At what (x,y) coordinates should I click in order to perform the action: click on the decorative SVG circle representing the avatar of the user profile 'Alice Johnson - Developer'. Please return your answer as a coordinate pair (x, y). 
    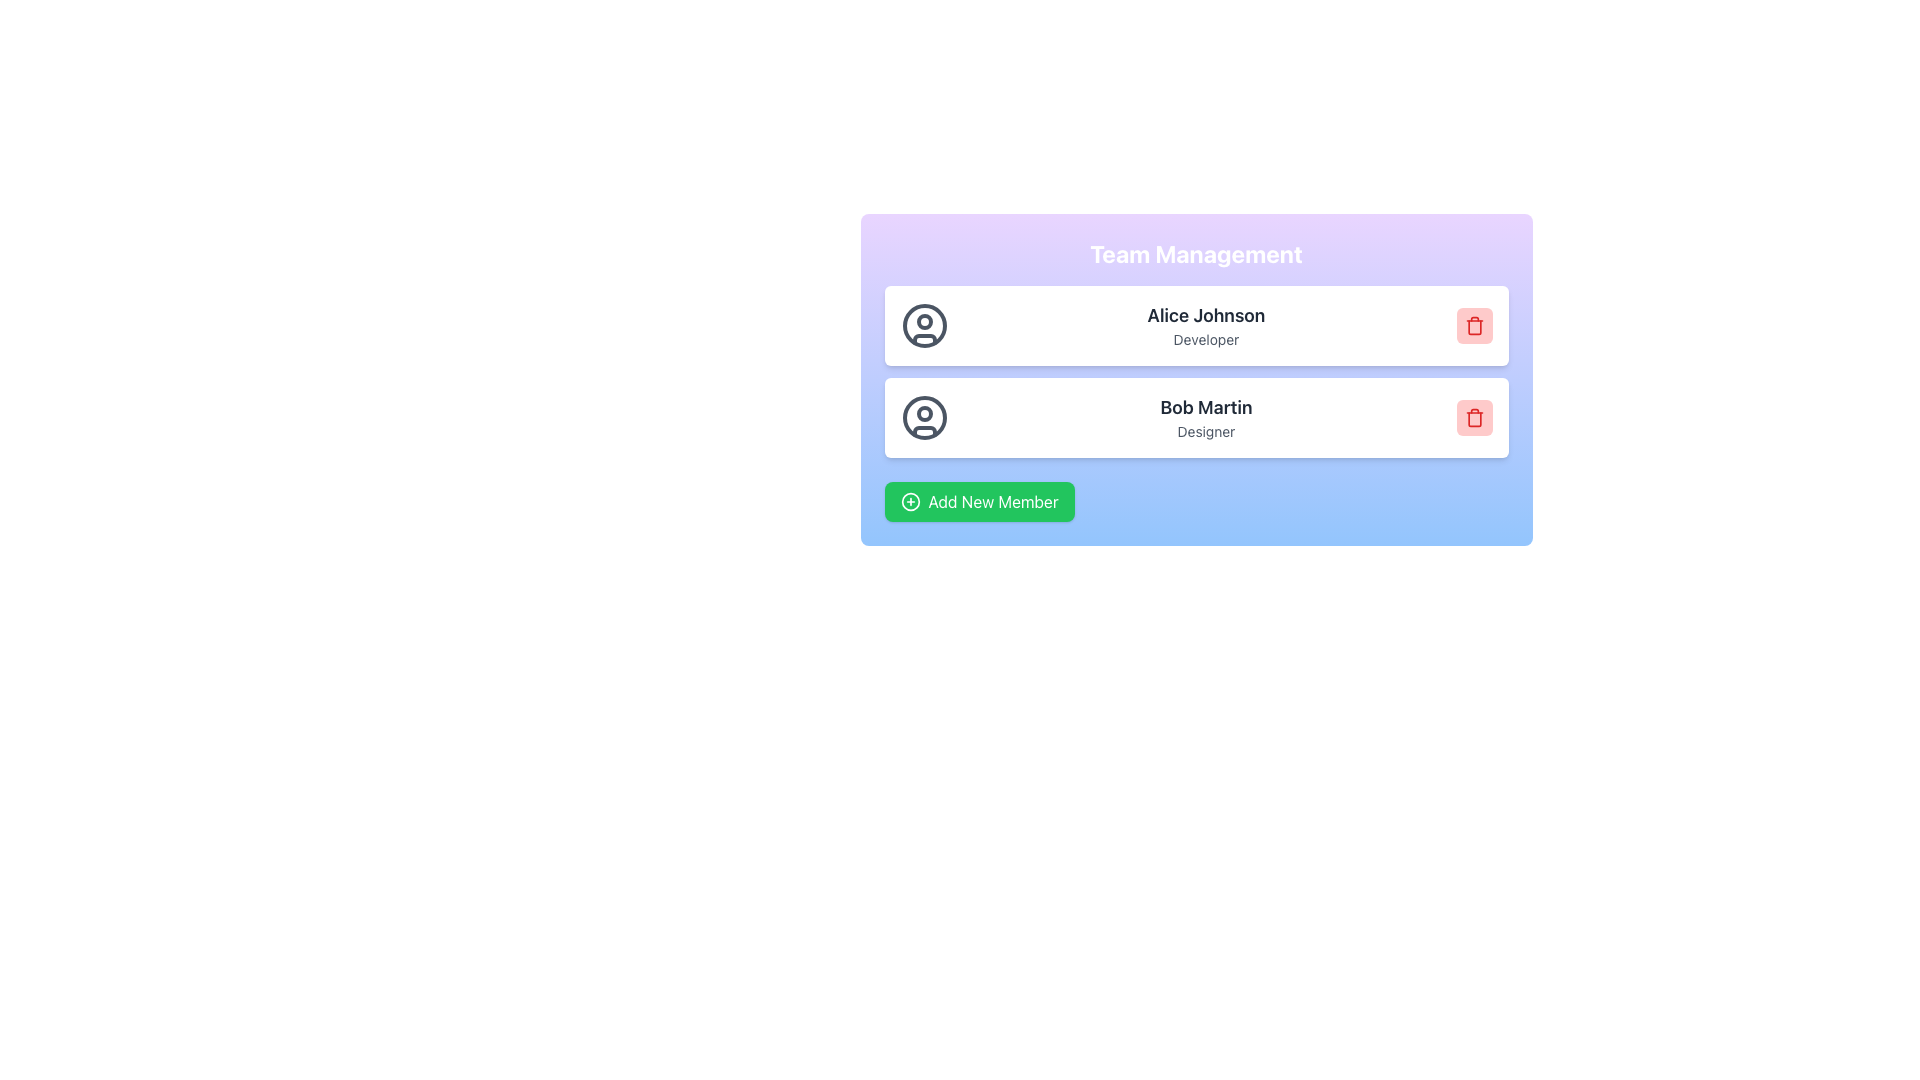
    Looking at the image, I should click on (923, 325).